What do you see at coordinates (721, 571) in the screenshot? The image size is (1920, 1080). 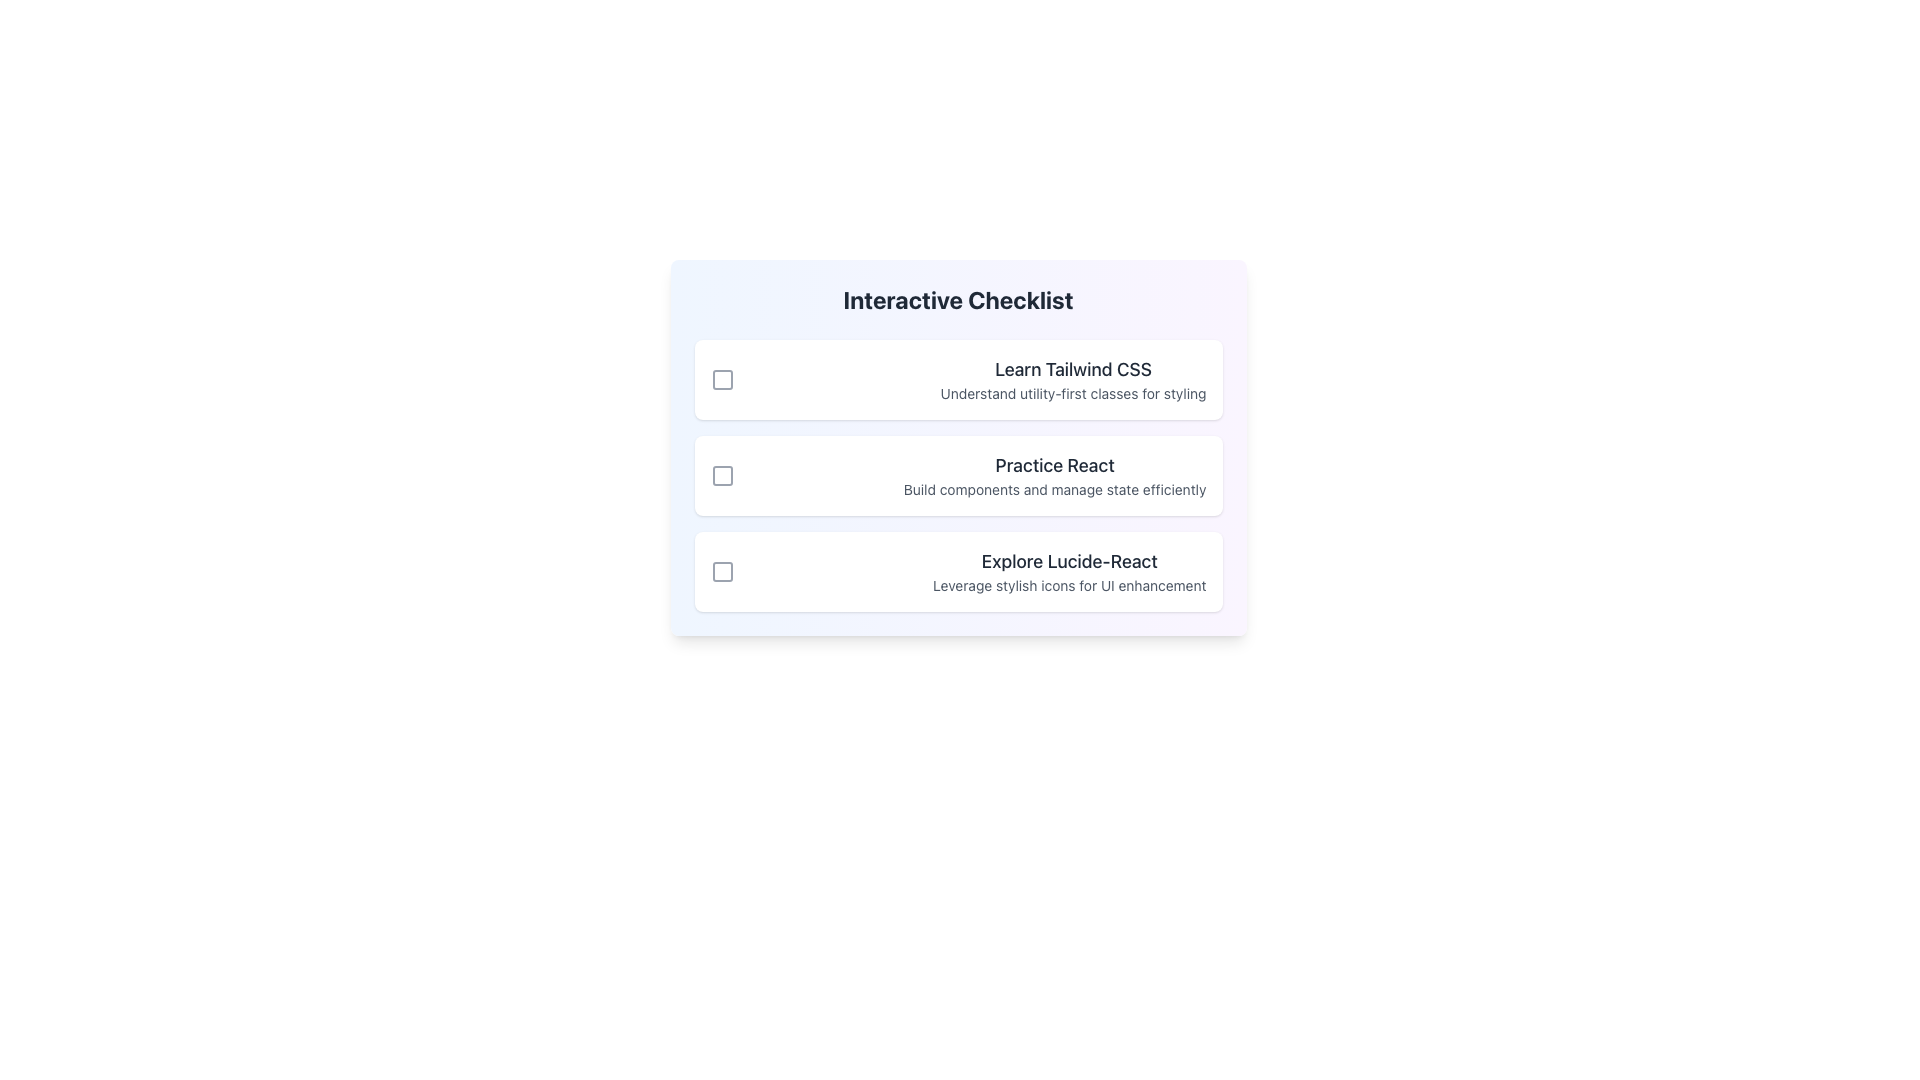 I see `the leftmost checkbox in the third row of the interactive checklist` at bounding box center [721, 571].